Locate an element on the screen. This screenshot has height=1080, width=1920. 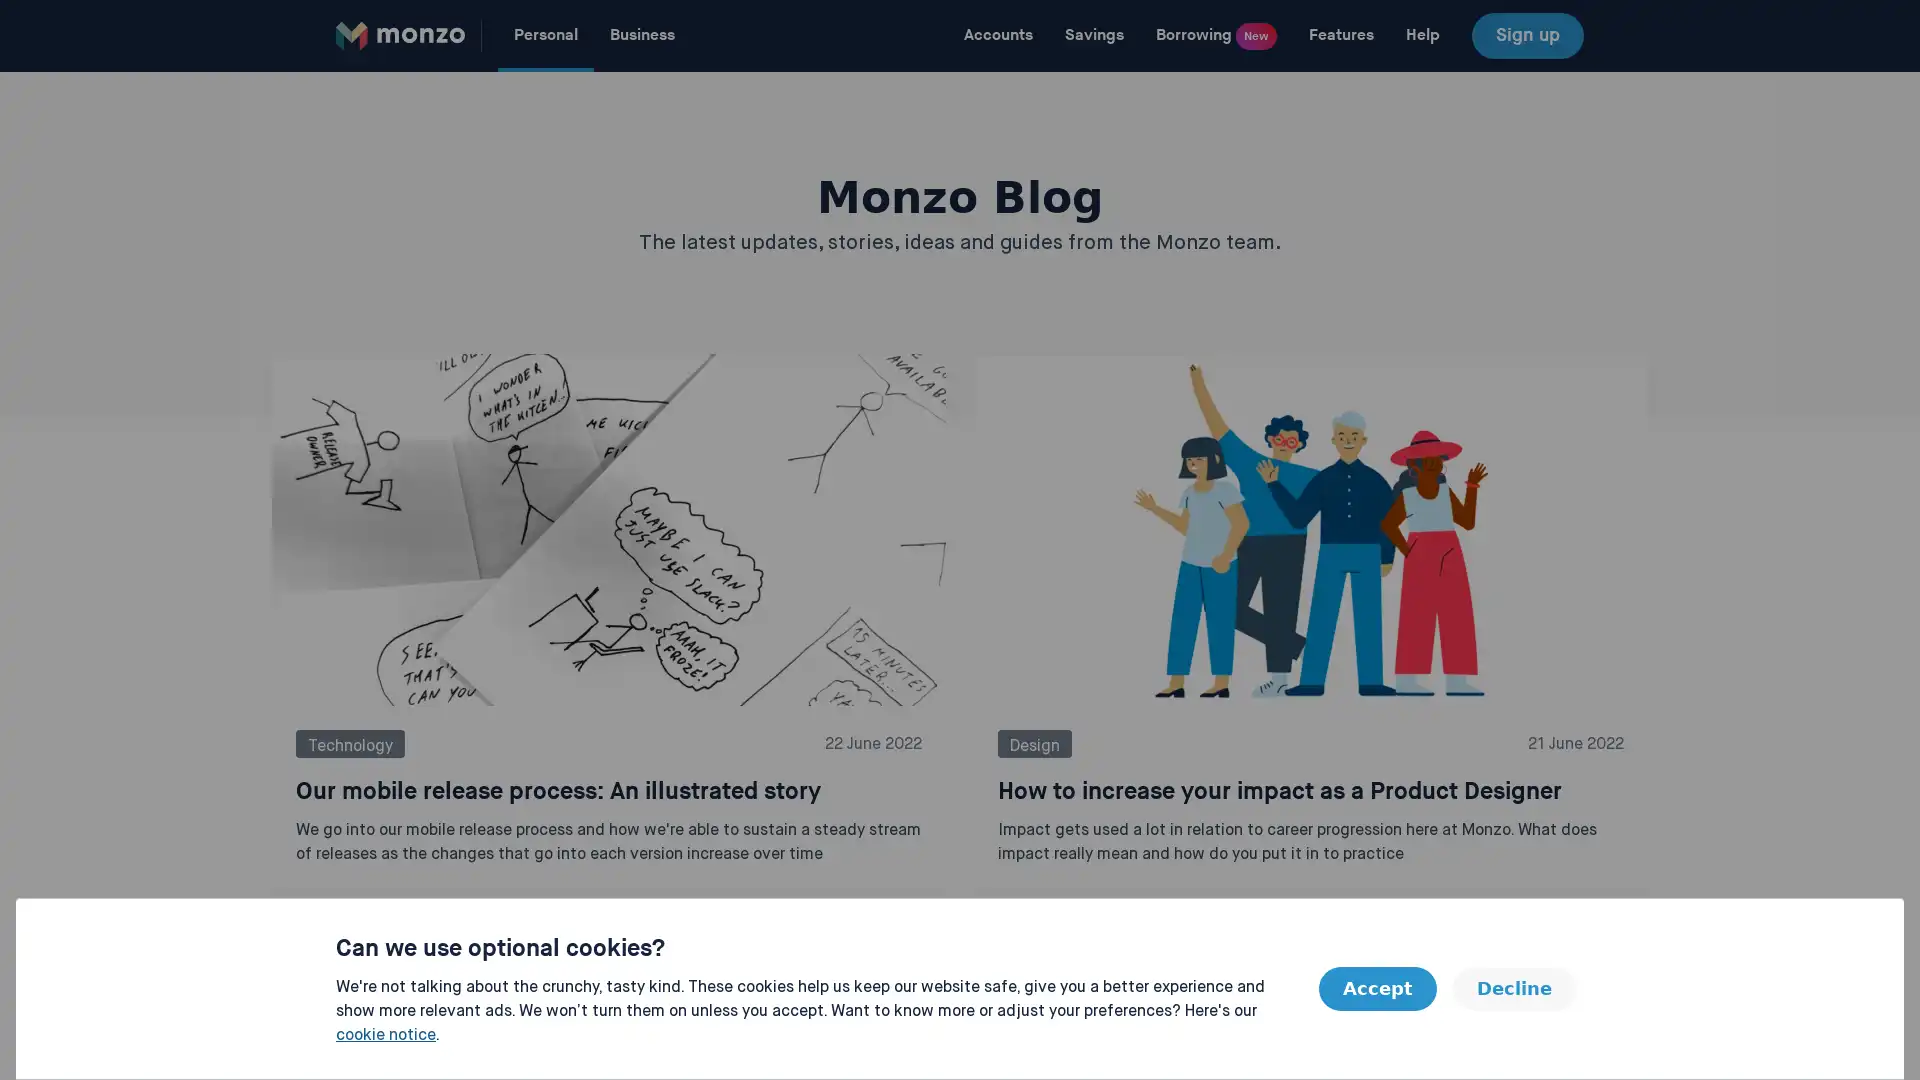
Accounts is located at coordinates (998, 35).